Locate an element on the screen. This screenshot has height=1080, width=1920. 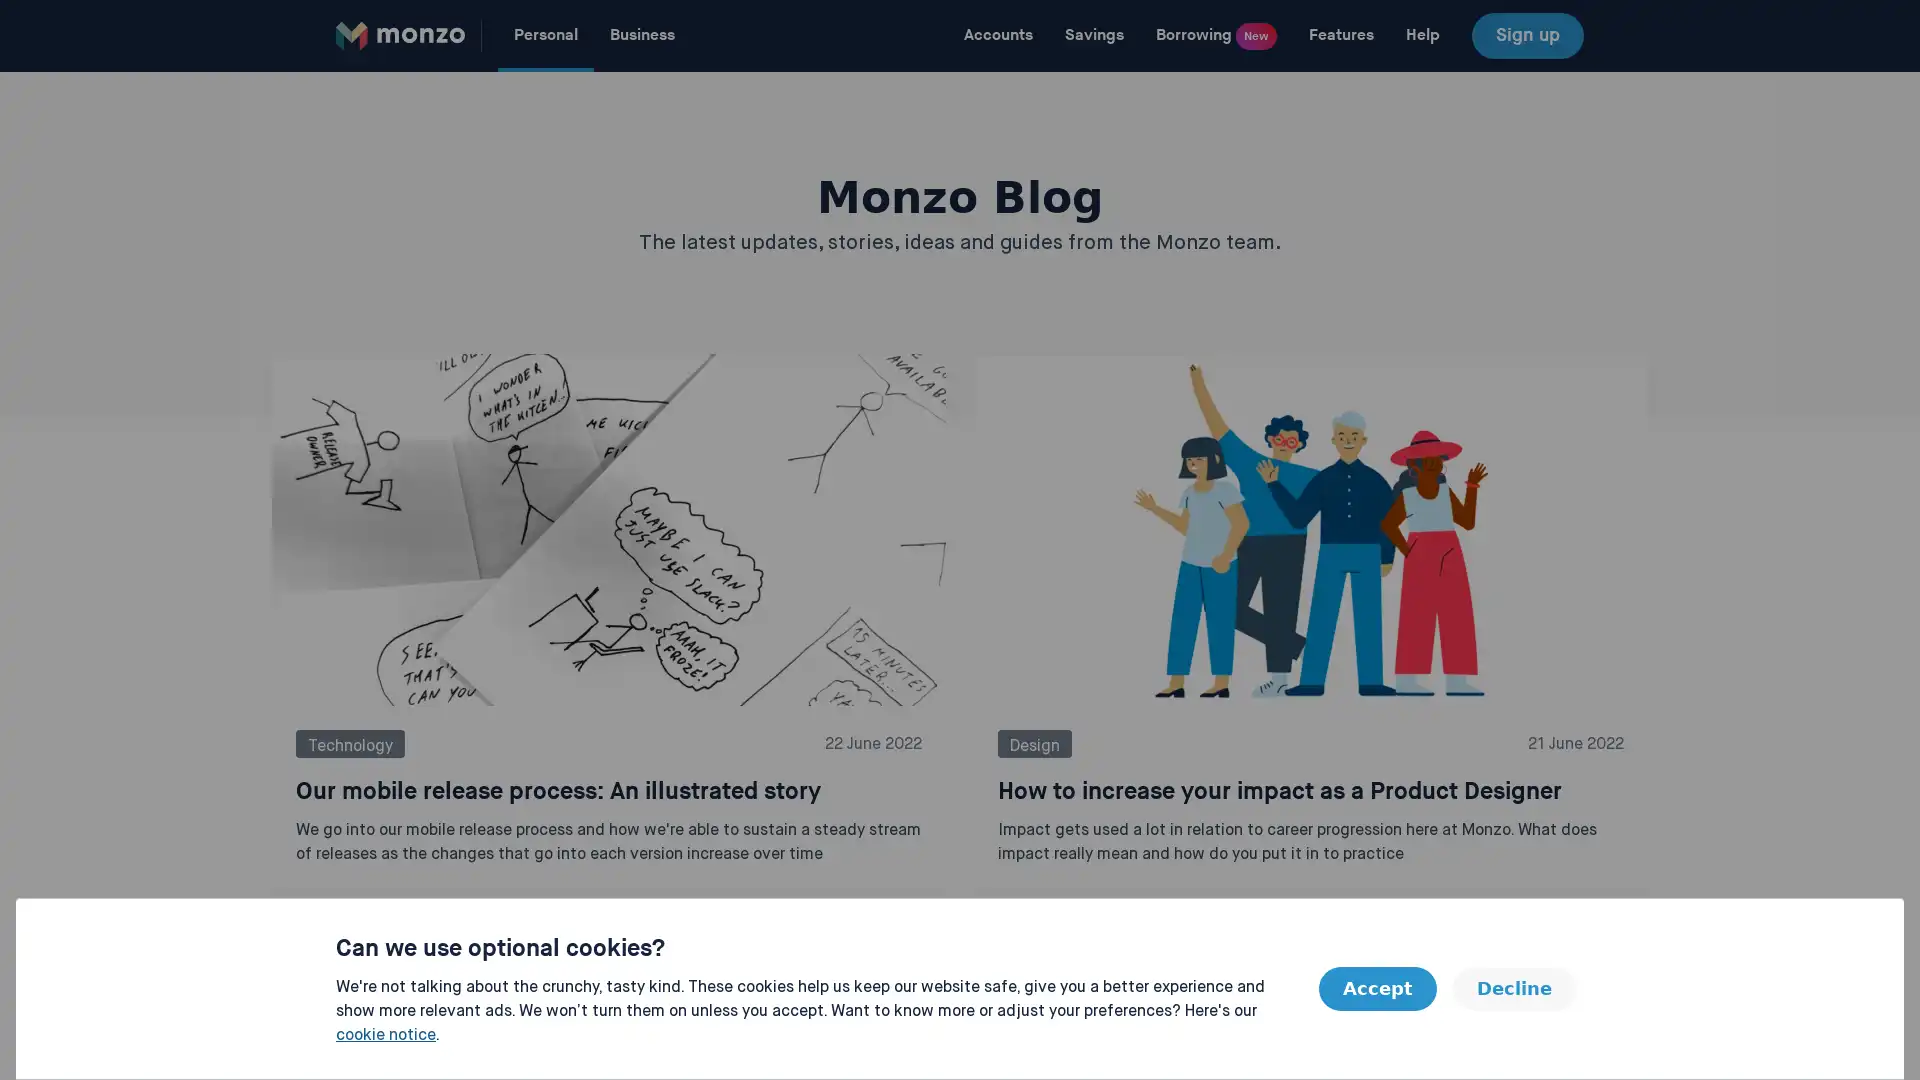
Accounts is located at coordinates (998, 35).